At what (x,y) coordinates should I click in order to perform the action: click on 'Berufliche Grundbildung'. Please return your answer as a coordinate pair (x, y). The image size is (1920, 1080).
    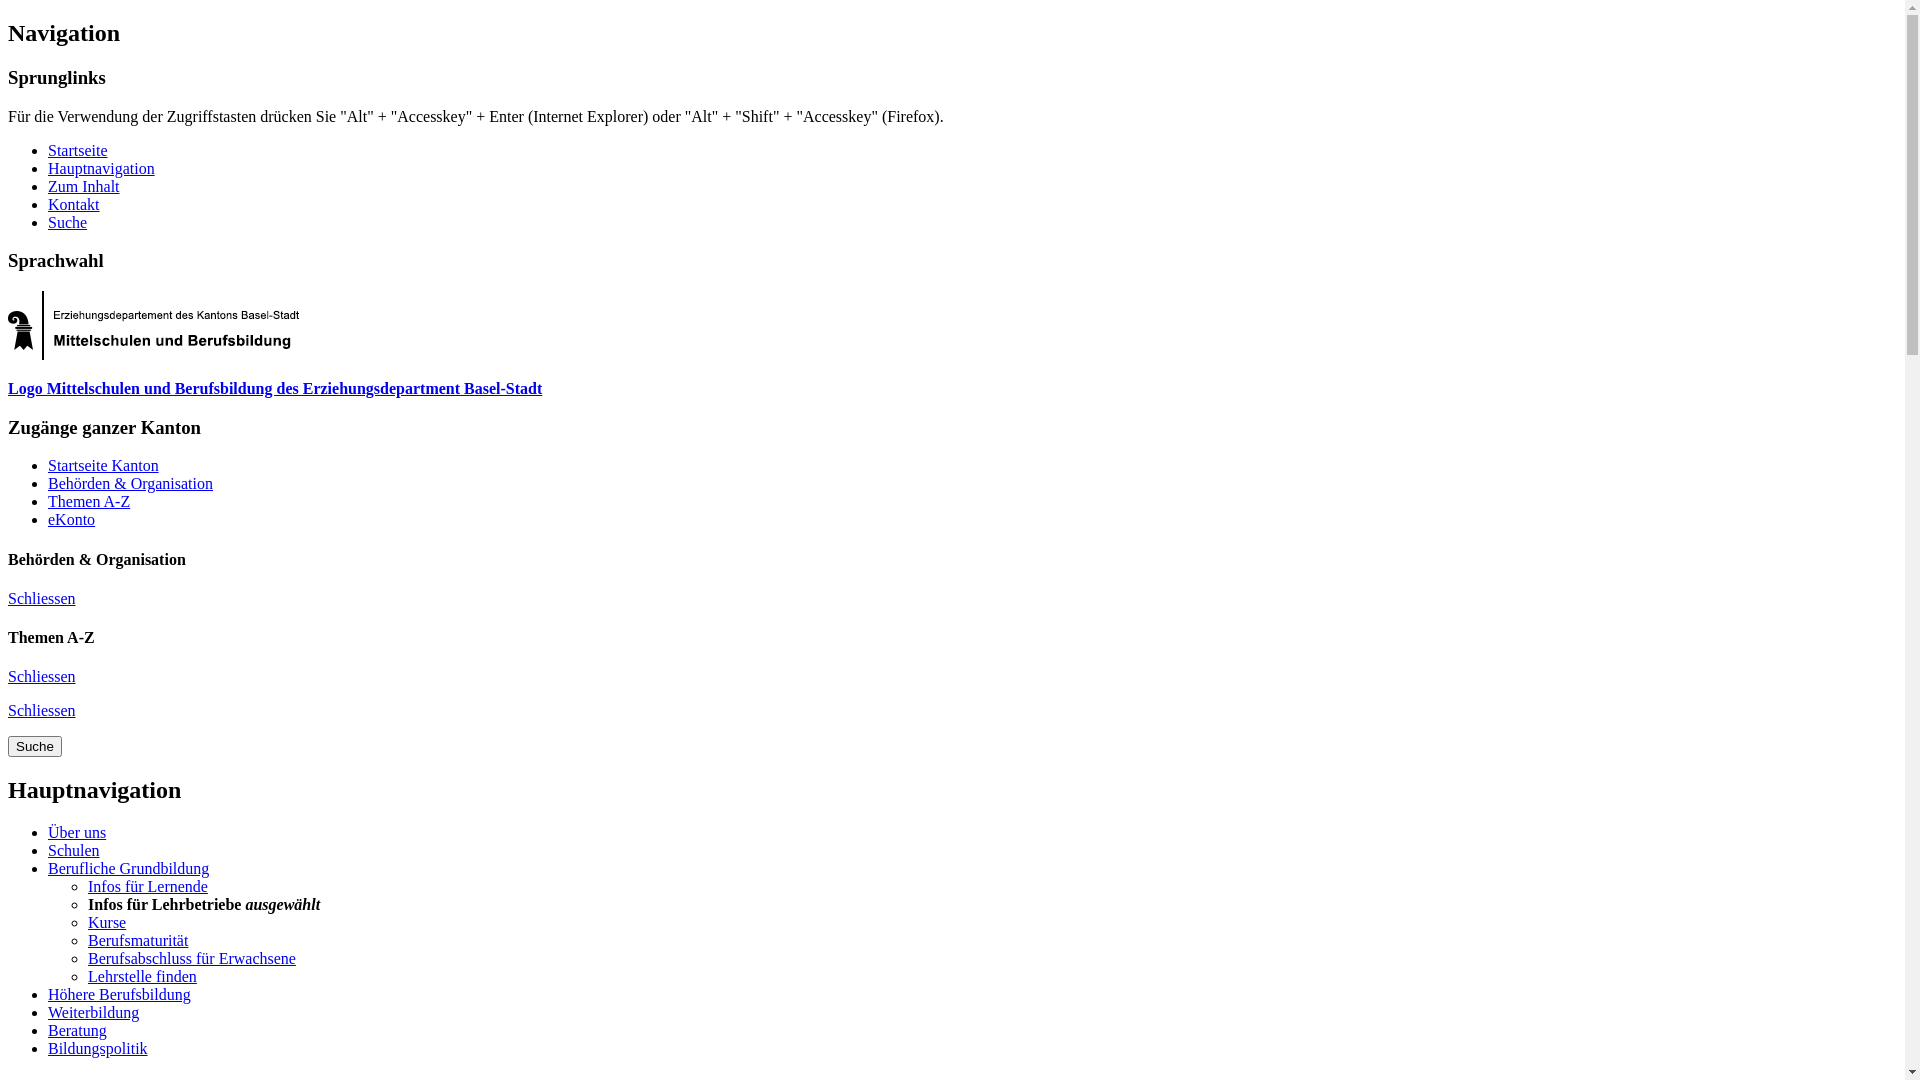
    Looking at the image, I should click on (127, 867).